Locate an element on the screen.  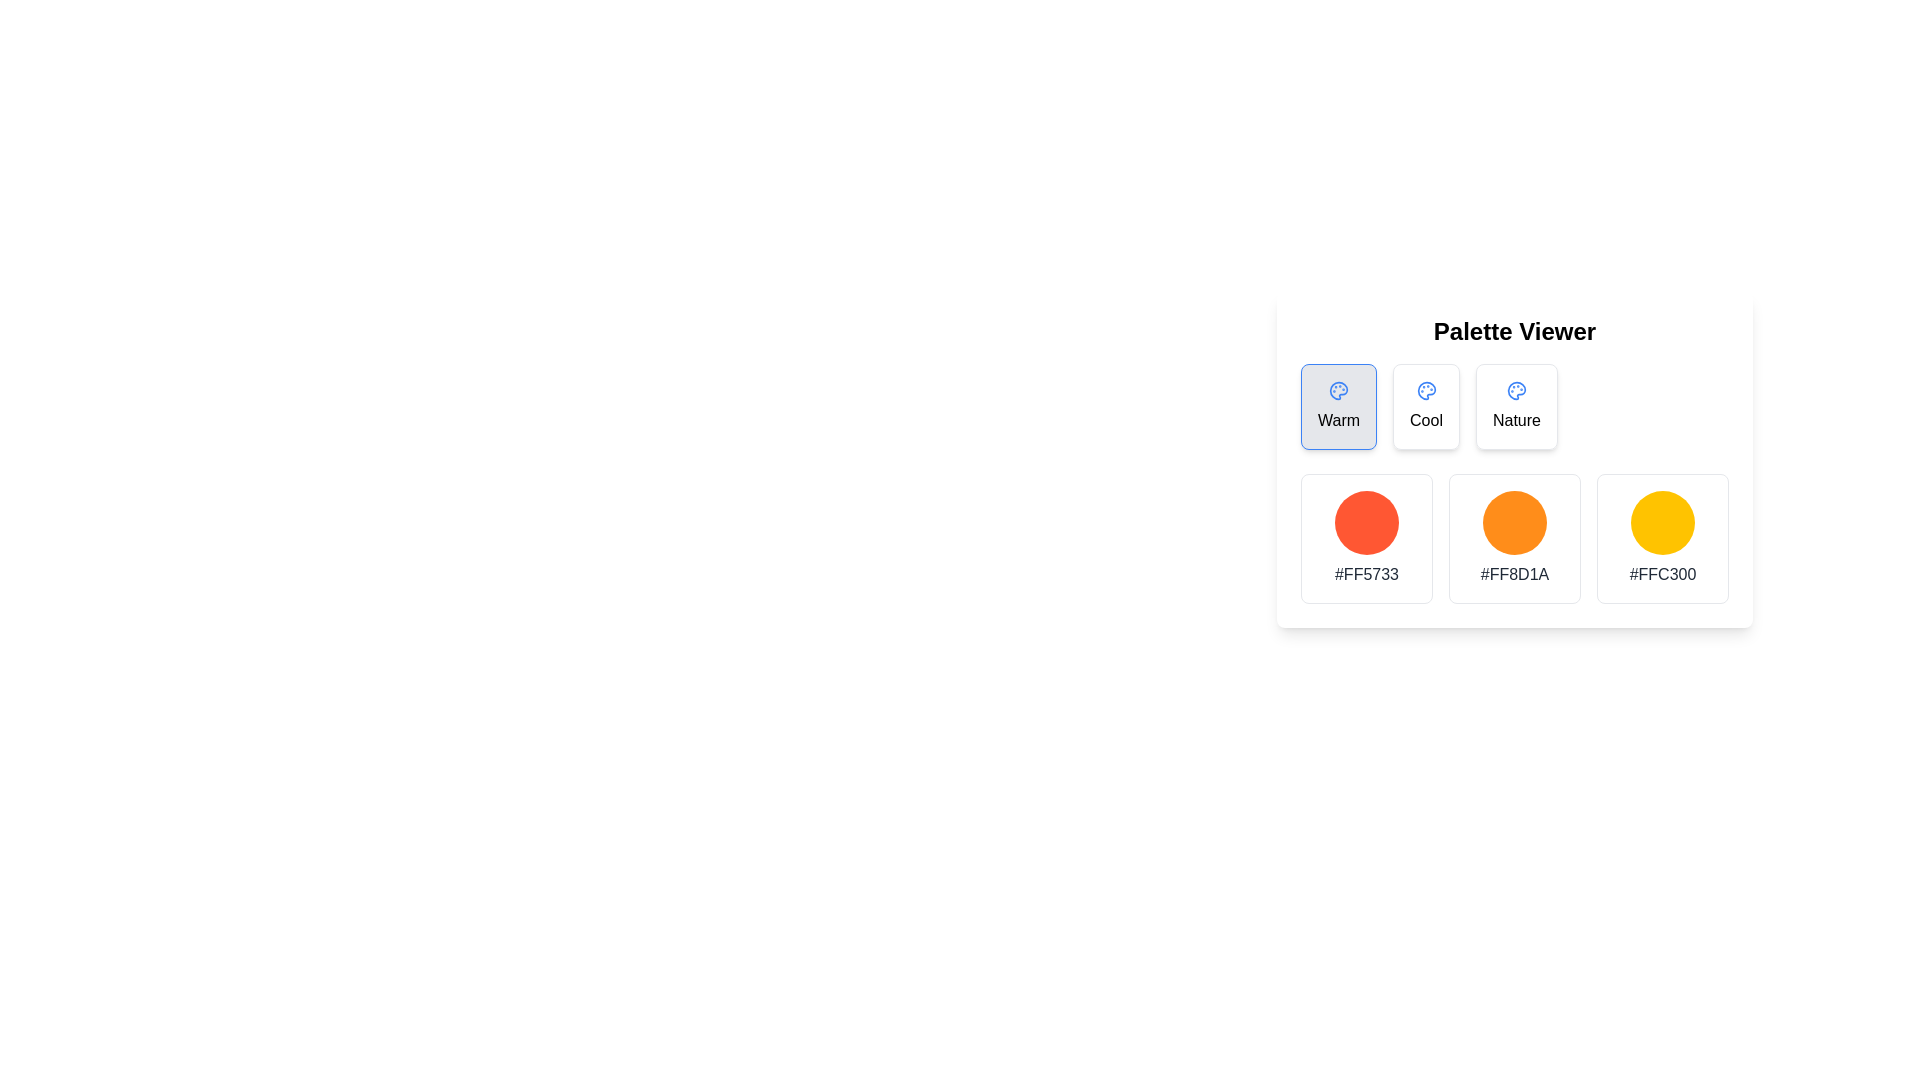
the 'Cool' theme icon, which is a rounded palette-shaped vector graphic in a neutral blue shade is located at coordinates (1424, 390).